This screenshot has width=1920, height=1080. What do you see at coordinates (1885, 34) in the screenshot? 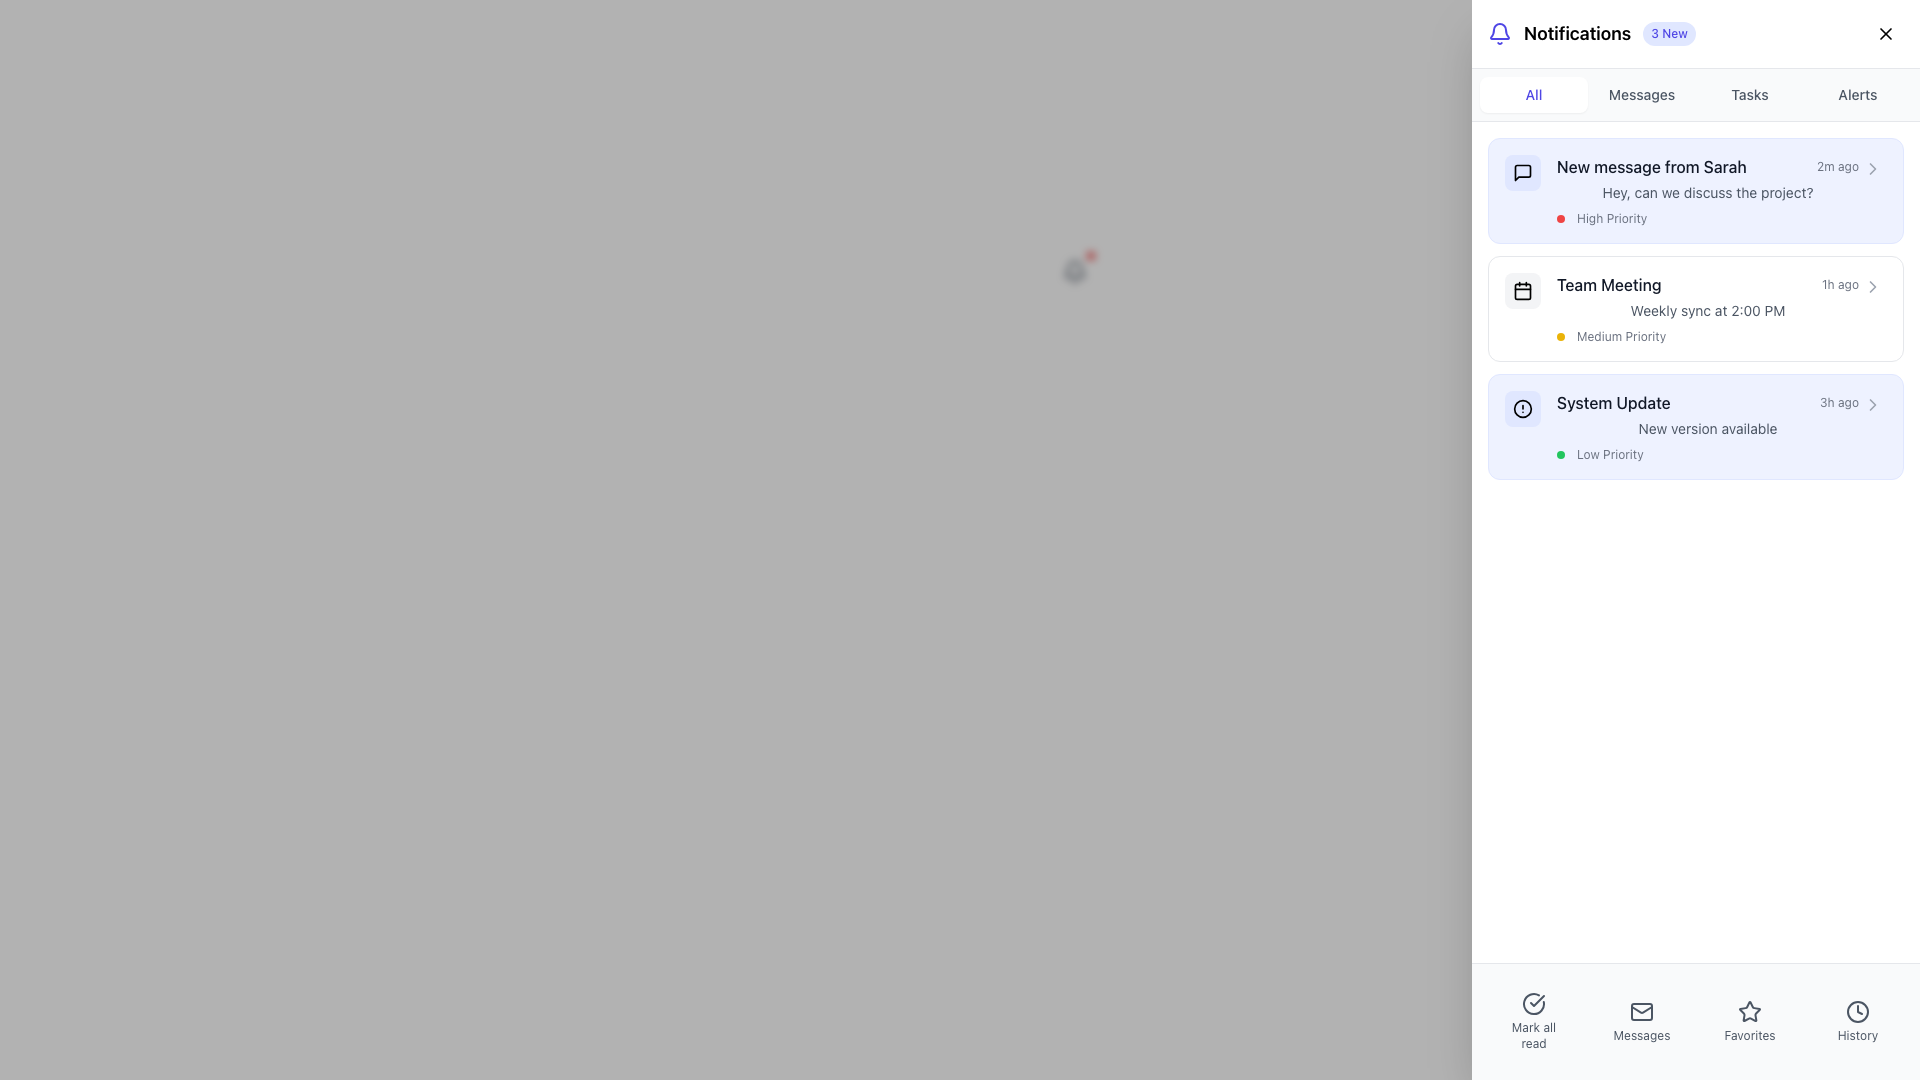
I see `the close button located at the far right end of the header bar in the 'Notifications' panel` at bounding box center [1885, 34].